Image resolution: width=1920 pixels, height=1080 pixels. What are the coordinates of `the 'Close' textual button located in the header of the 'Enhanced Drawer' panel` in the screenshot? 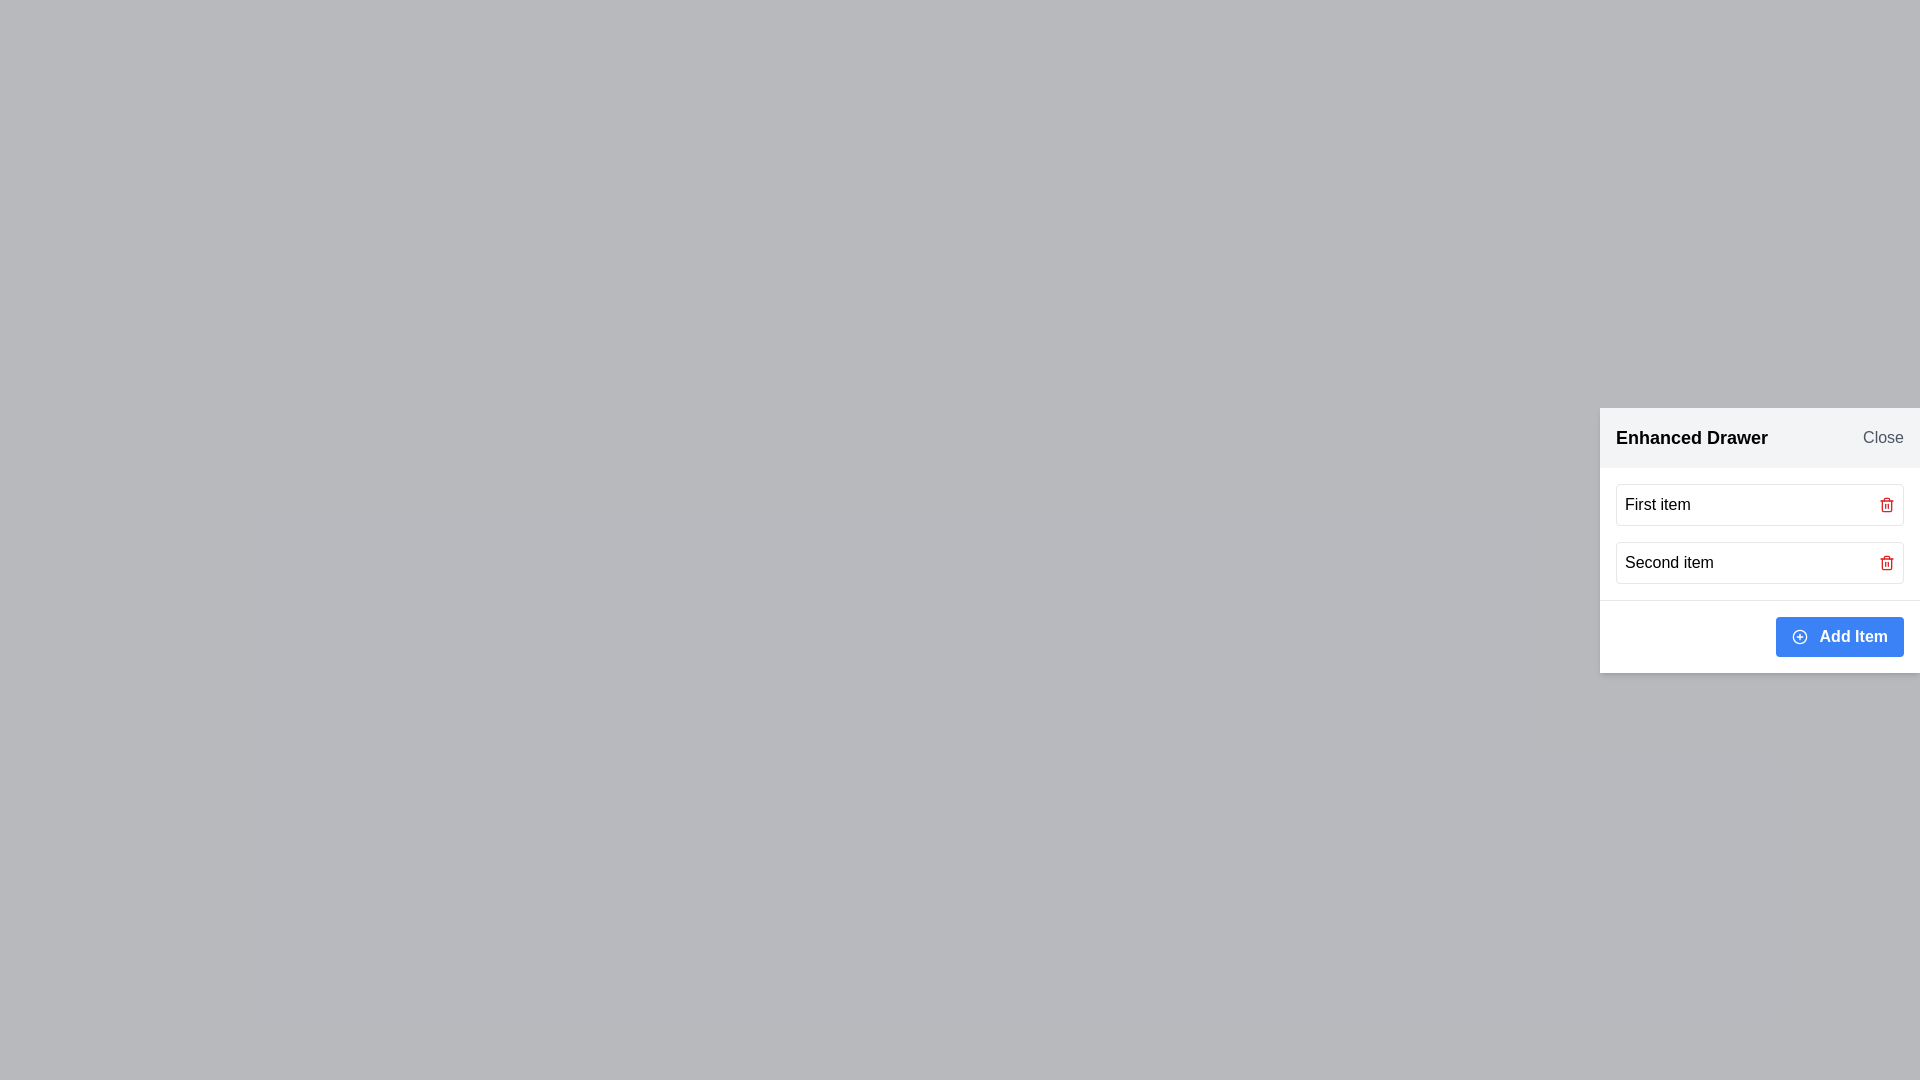 It's located at (1882, 436).